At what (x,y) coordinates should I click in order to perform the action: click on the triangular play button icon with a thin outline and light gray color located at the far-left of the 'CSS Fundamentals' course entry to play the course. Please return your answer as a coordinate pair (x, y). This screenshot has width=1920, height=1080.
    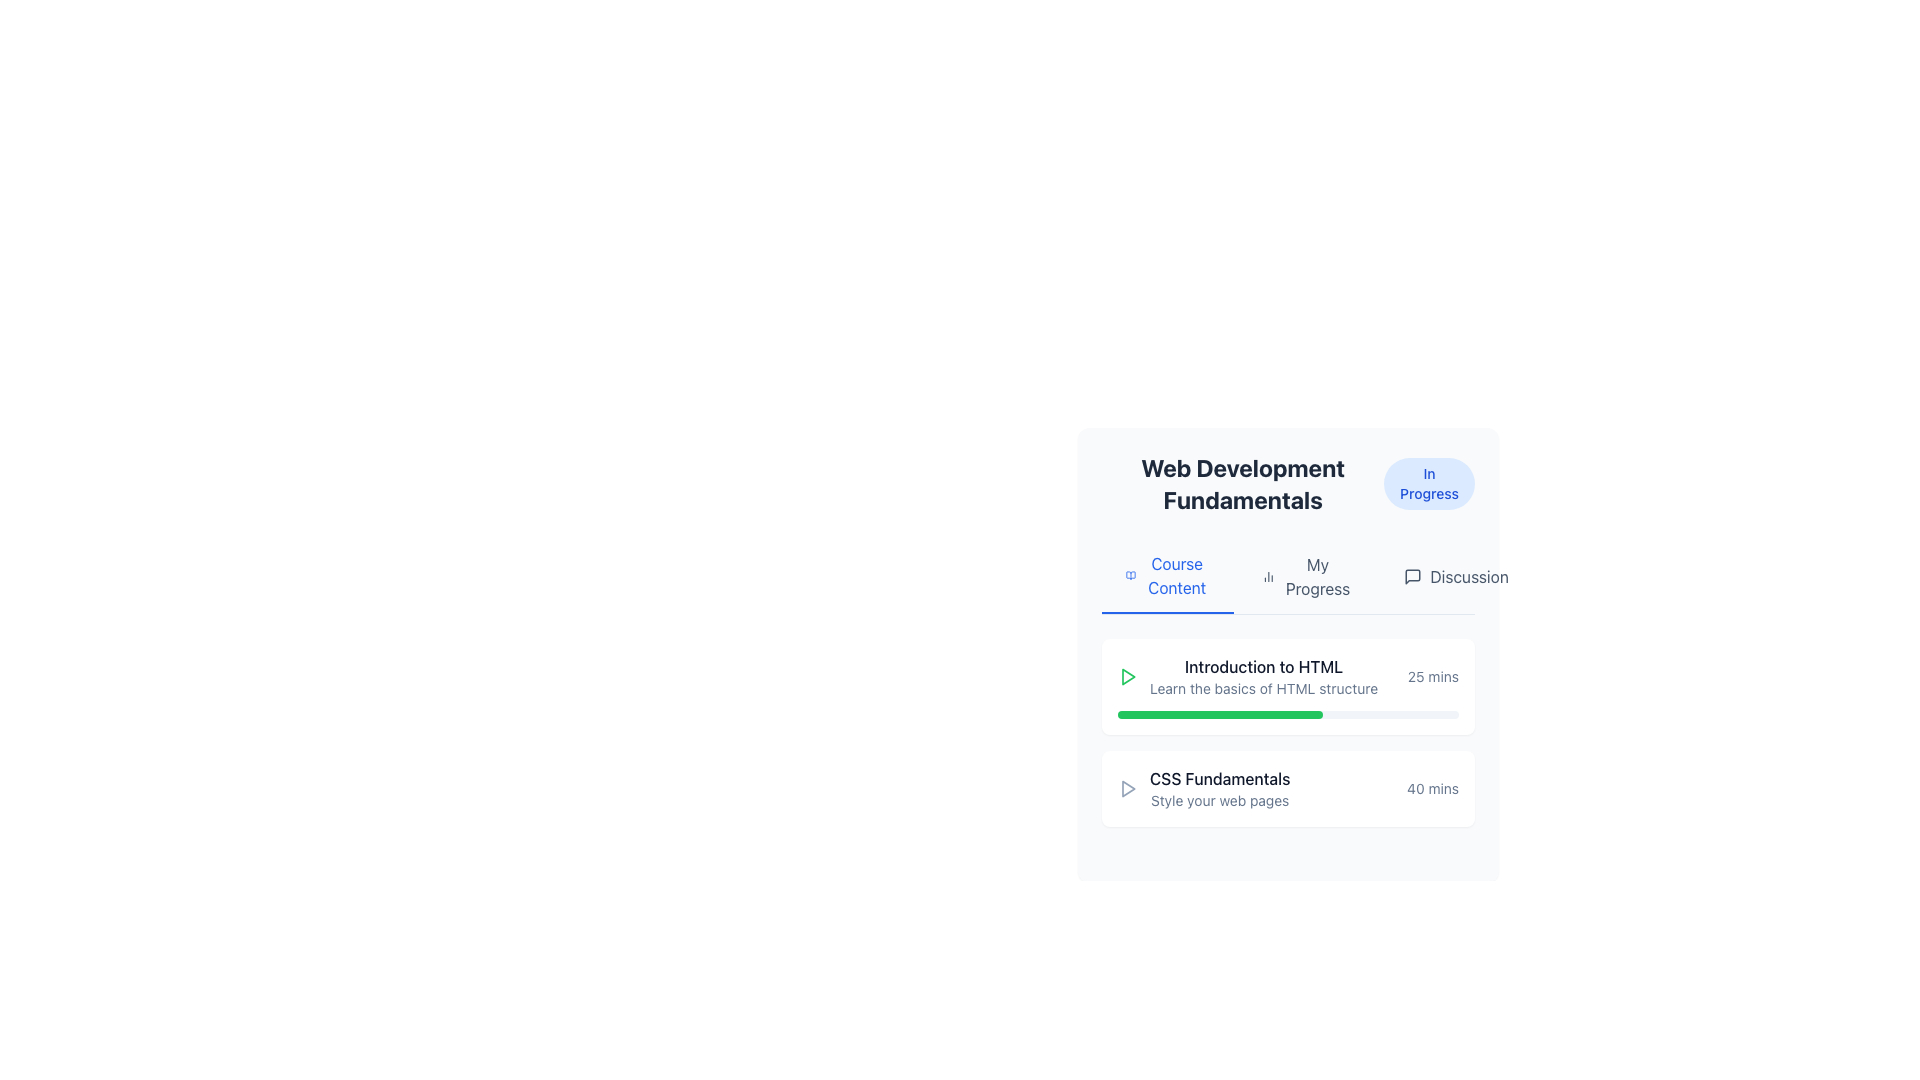
    Looking at the image, I should click on (1128, 788).